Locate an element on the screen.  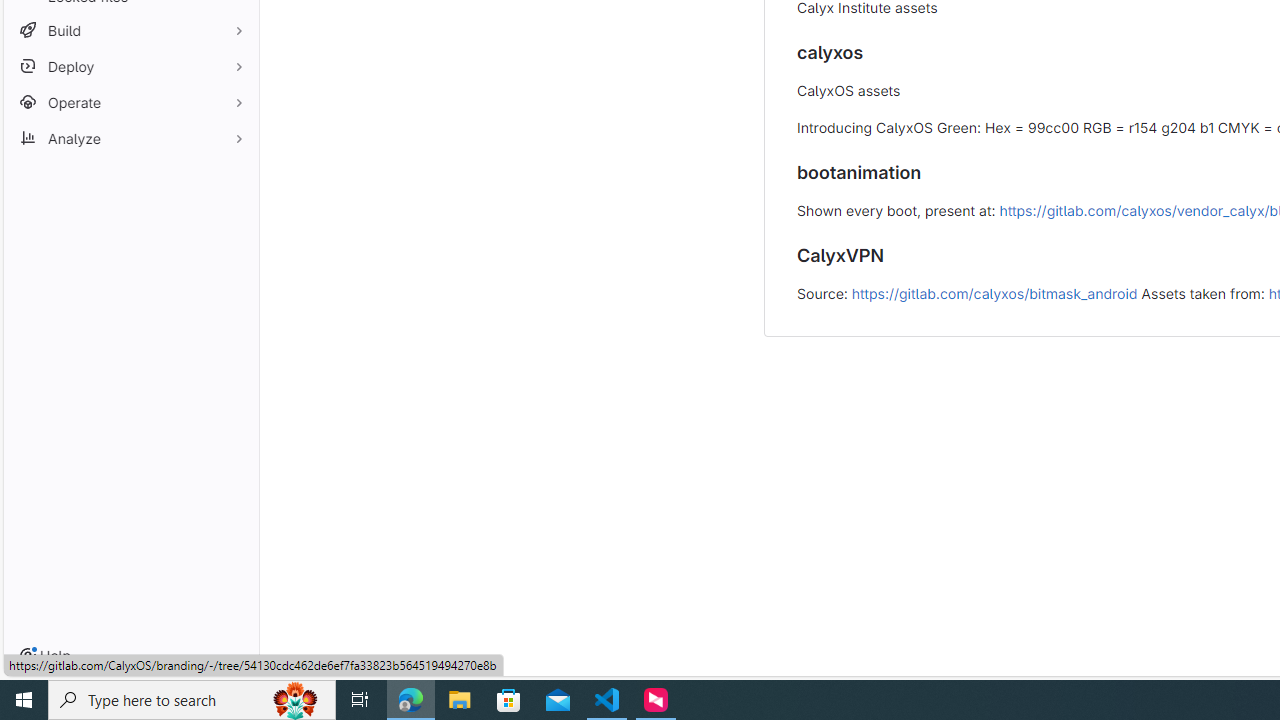
'Deploy' is located at coordinates (130, 65).